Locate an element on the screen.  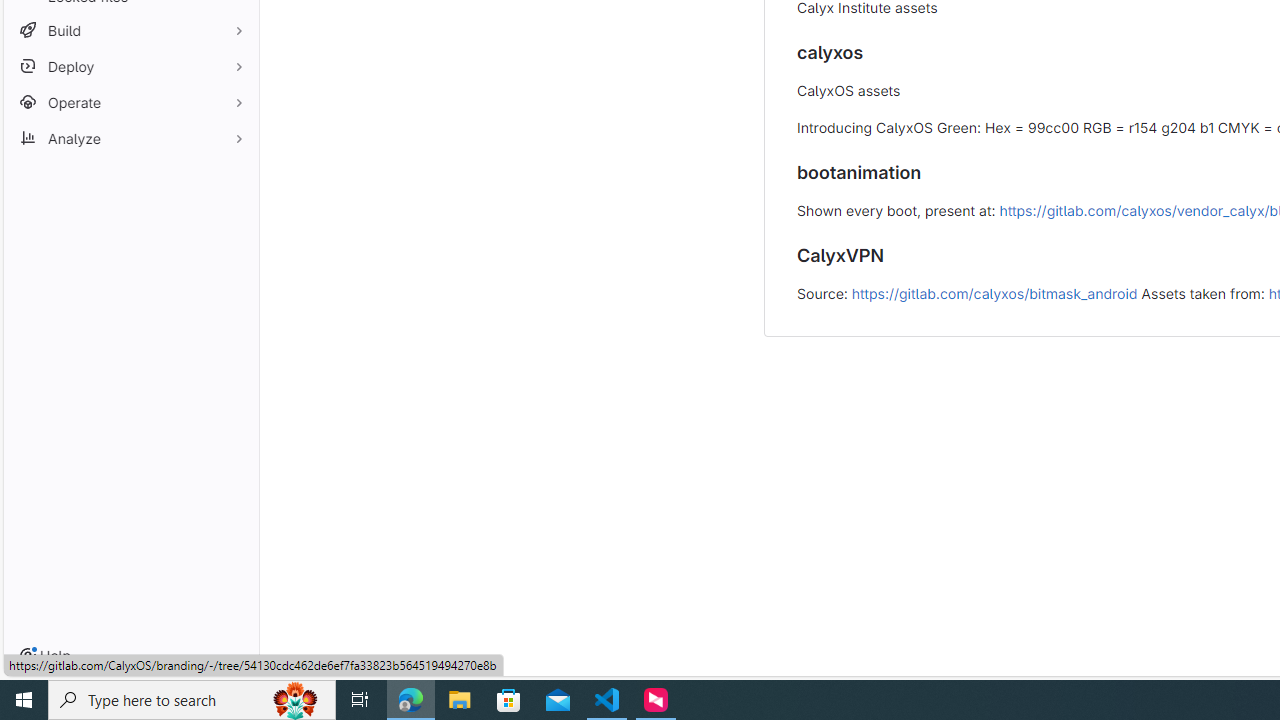
'Deploy' is located at coordinates (130, 65).